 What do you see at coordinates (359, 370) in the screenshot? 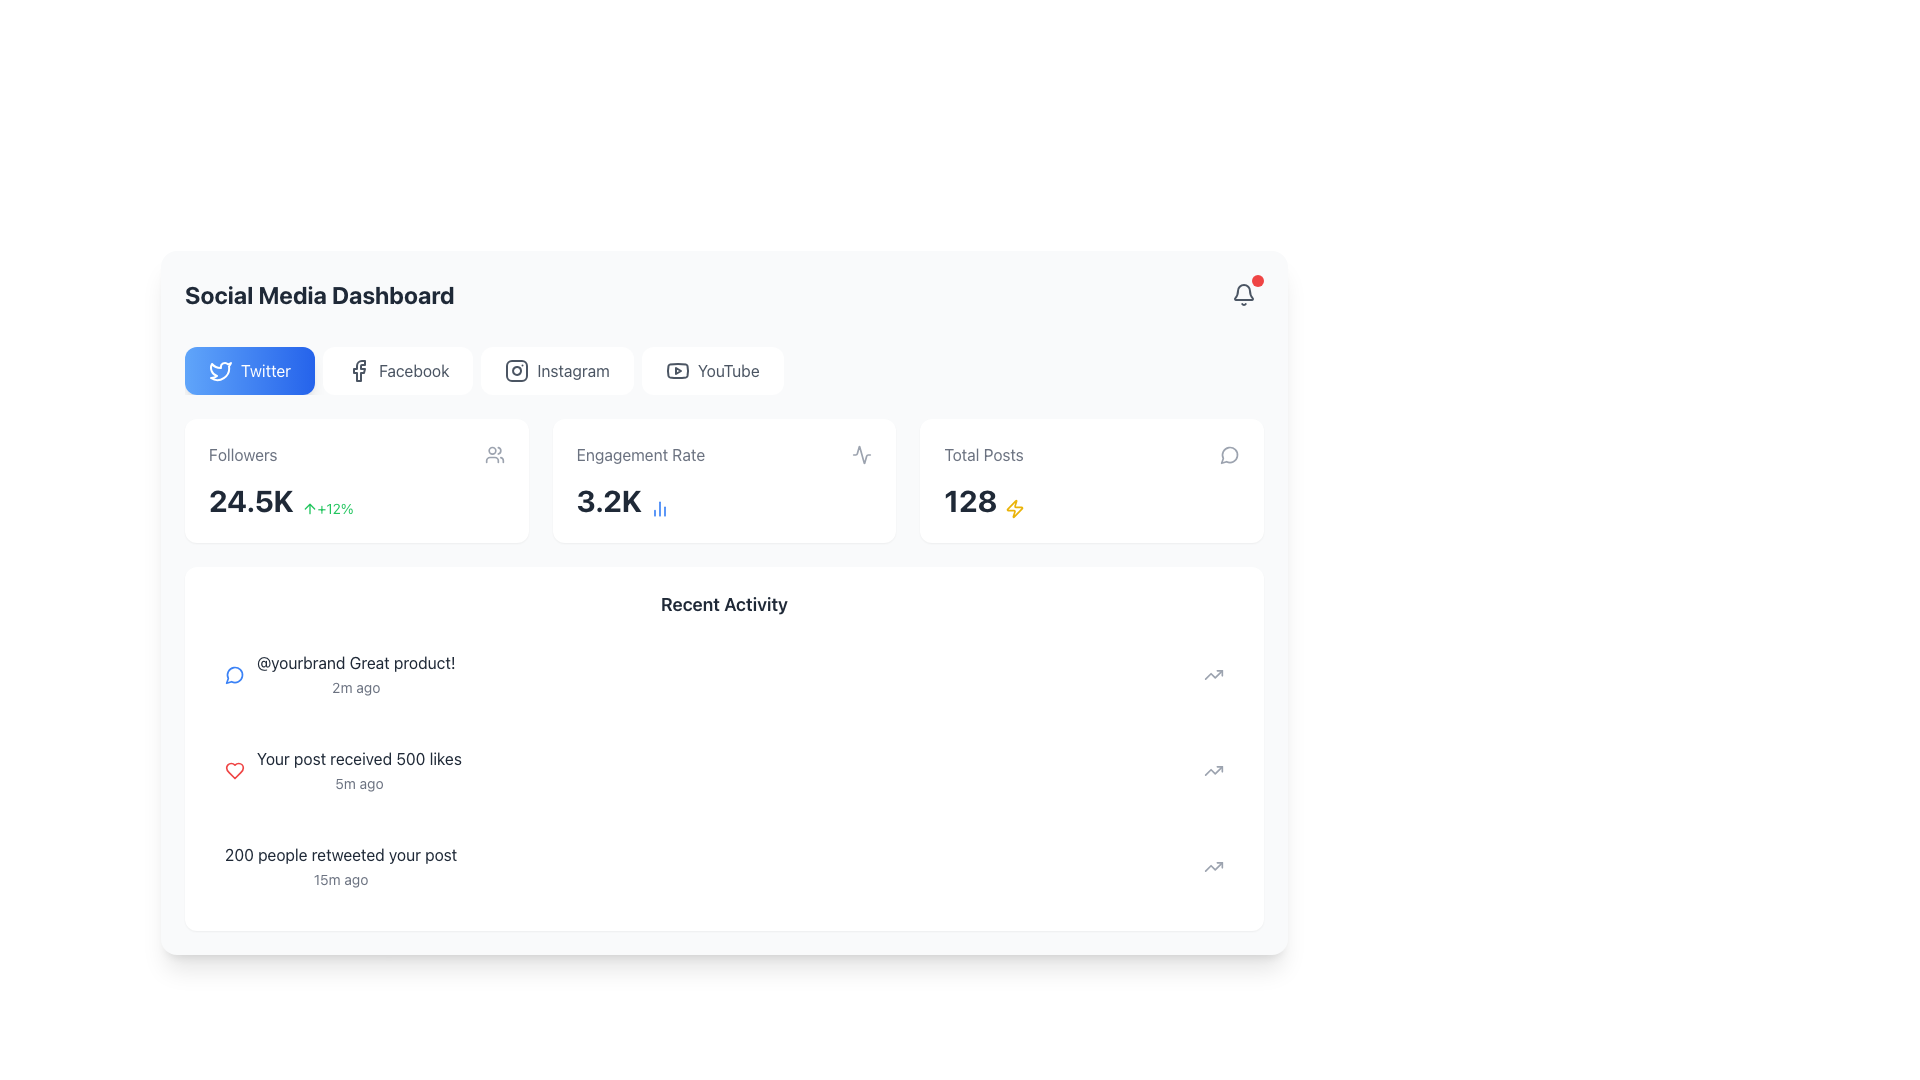
I see `the Facebook icon, which is styled with a thin outline and rounded corners, located in the horizontal navigation bar at the top of the social media dashboard interface` at bounding box center [359, 370].